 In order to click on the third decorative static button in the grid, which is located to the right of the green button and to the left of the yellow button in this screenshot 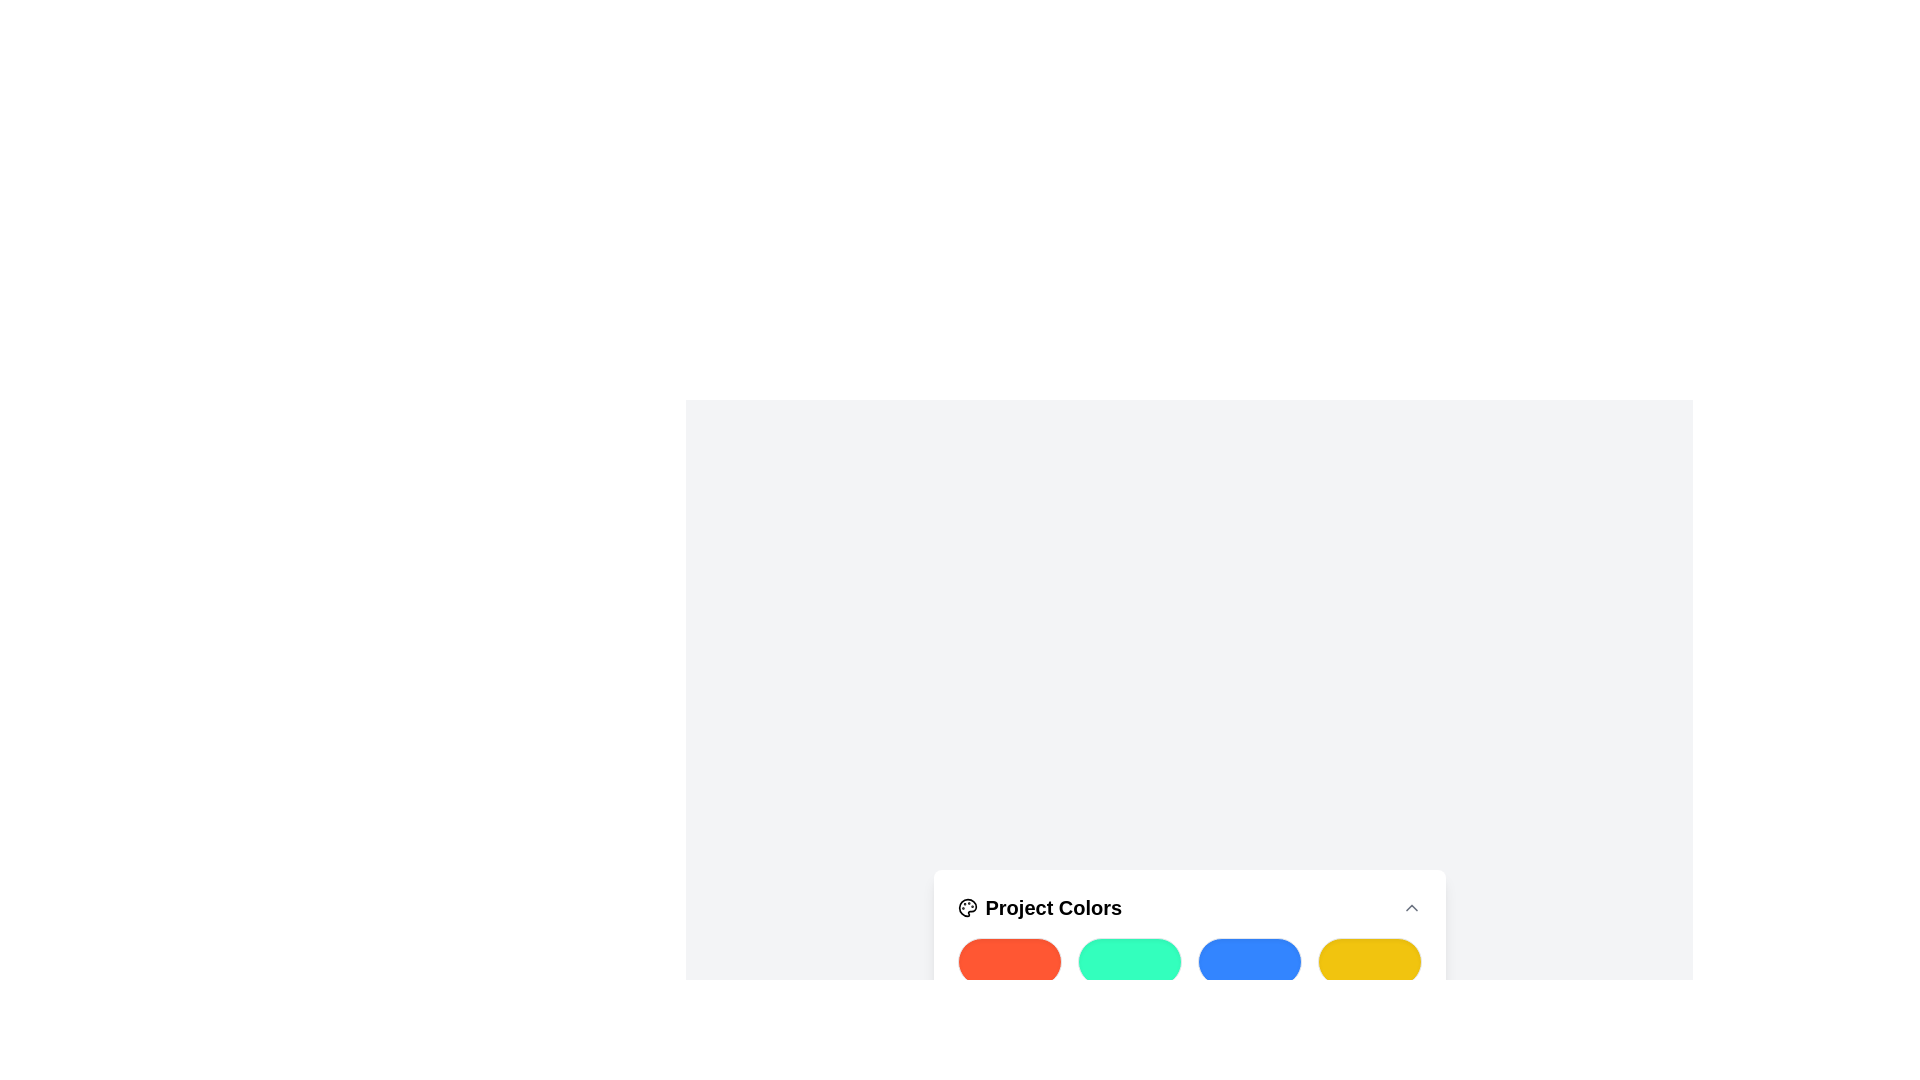, I will do `click(1248, 960)`.